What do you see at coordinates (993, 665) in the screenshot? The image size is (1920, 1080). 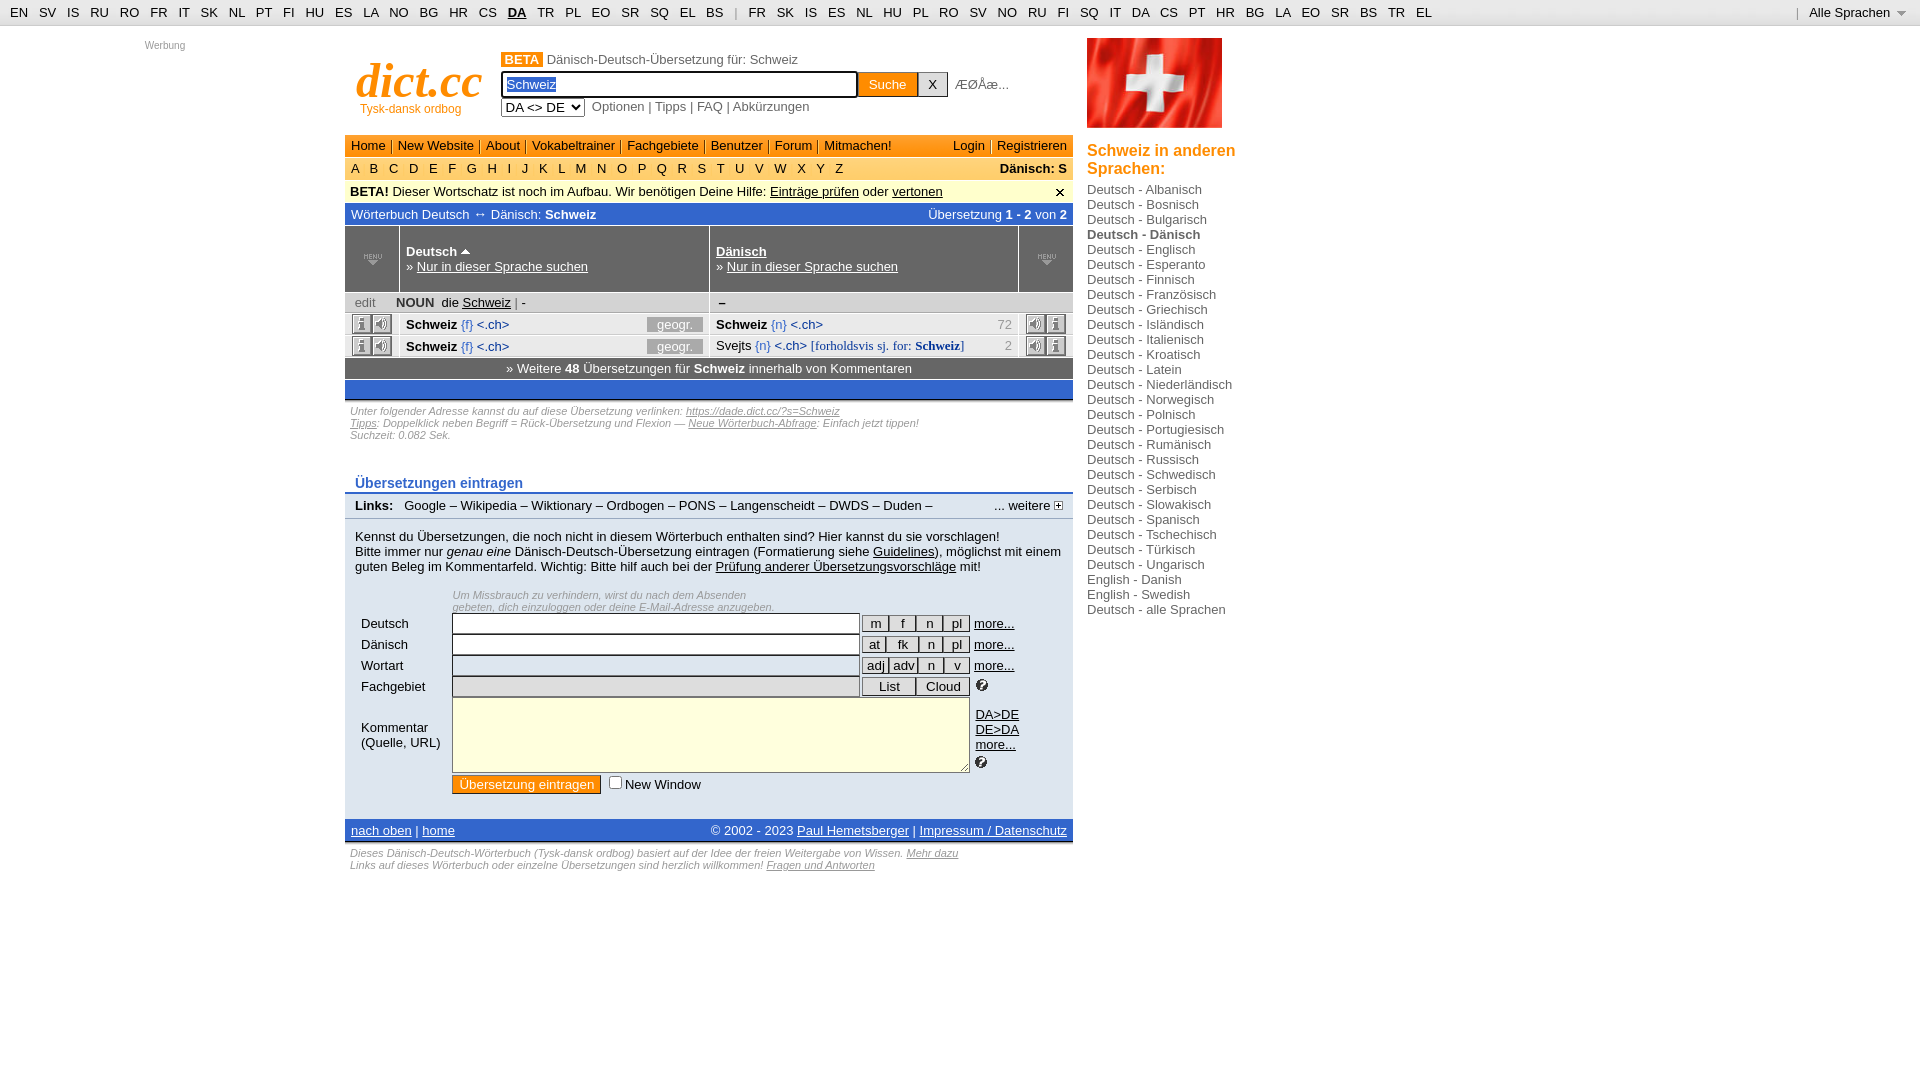 I see `'more...'` at bounding box center [993, 665].